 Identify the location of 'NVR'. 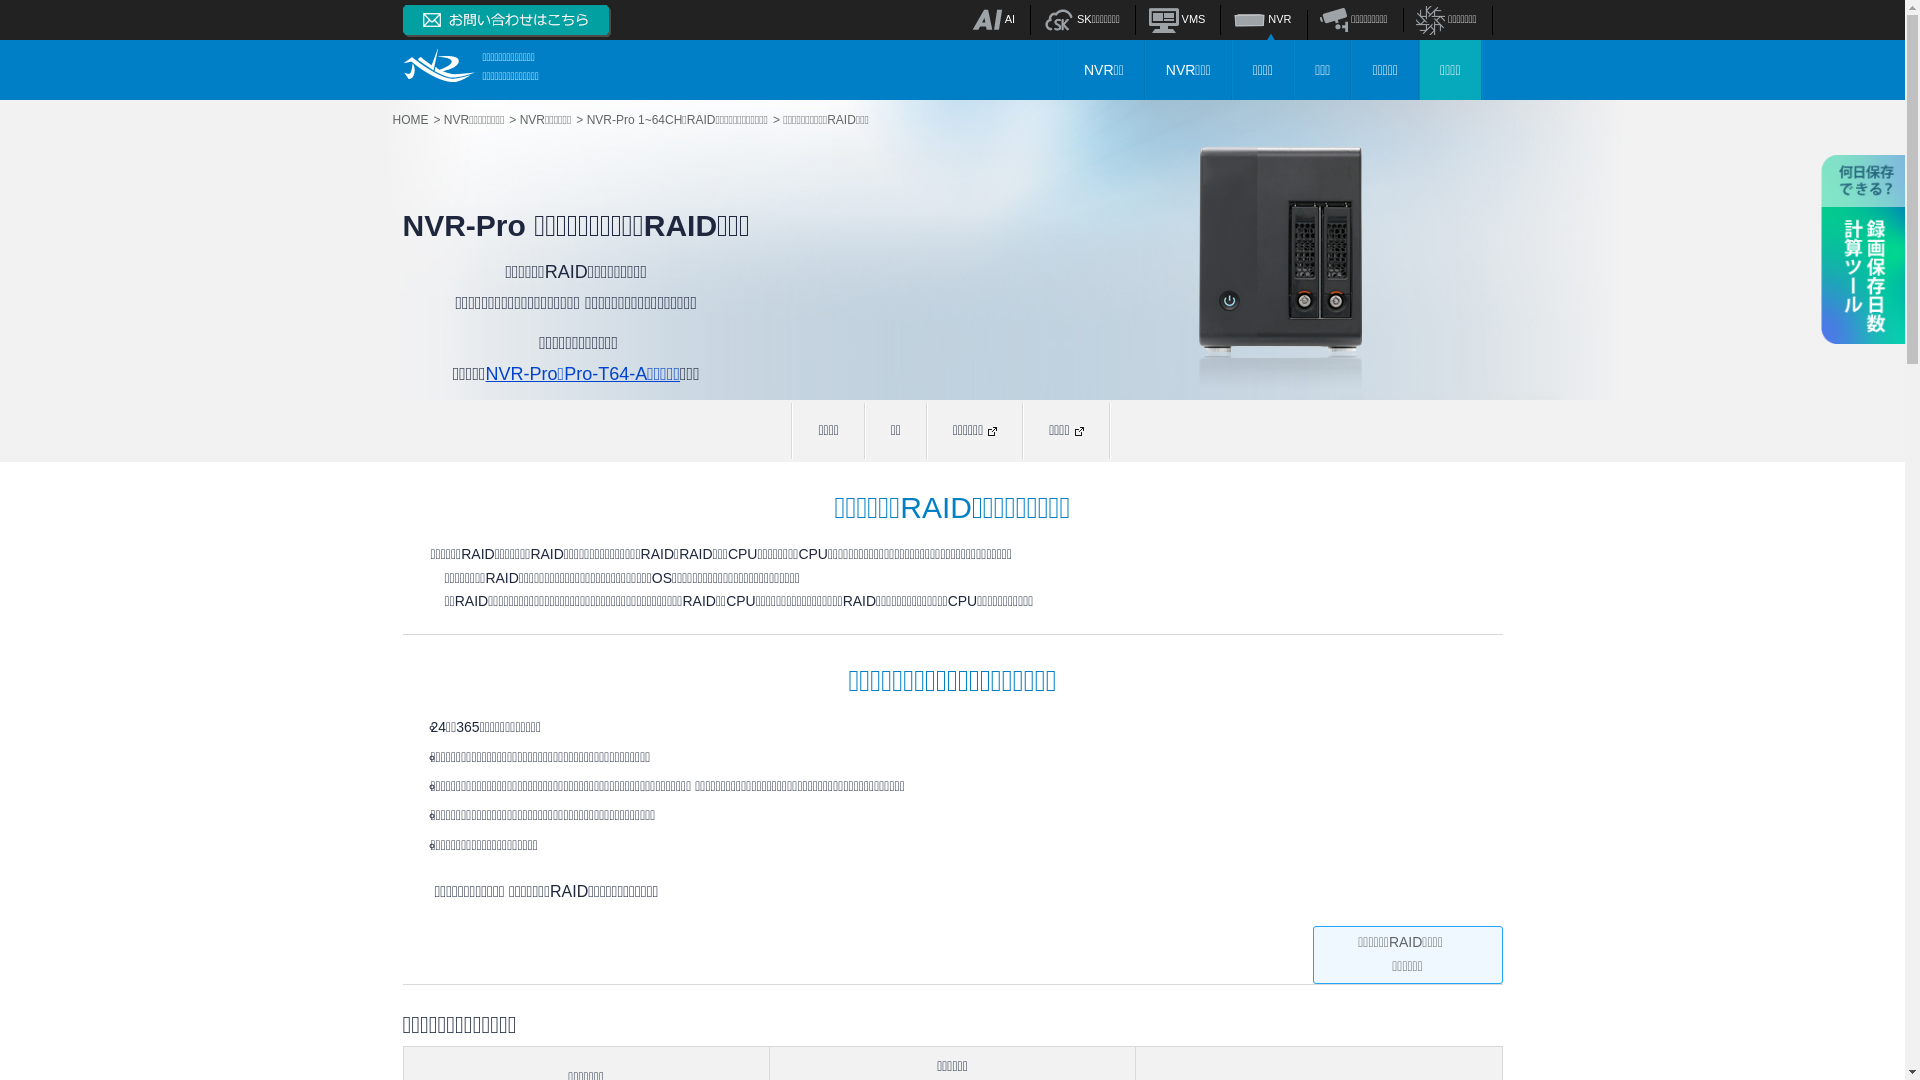
(1232, 19).